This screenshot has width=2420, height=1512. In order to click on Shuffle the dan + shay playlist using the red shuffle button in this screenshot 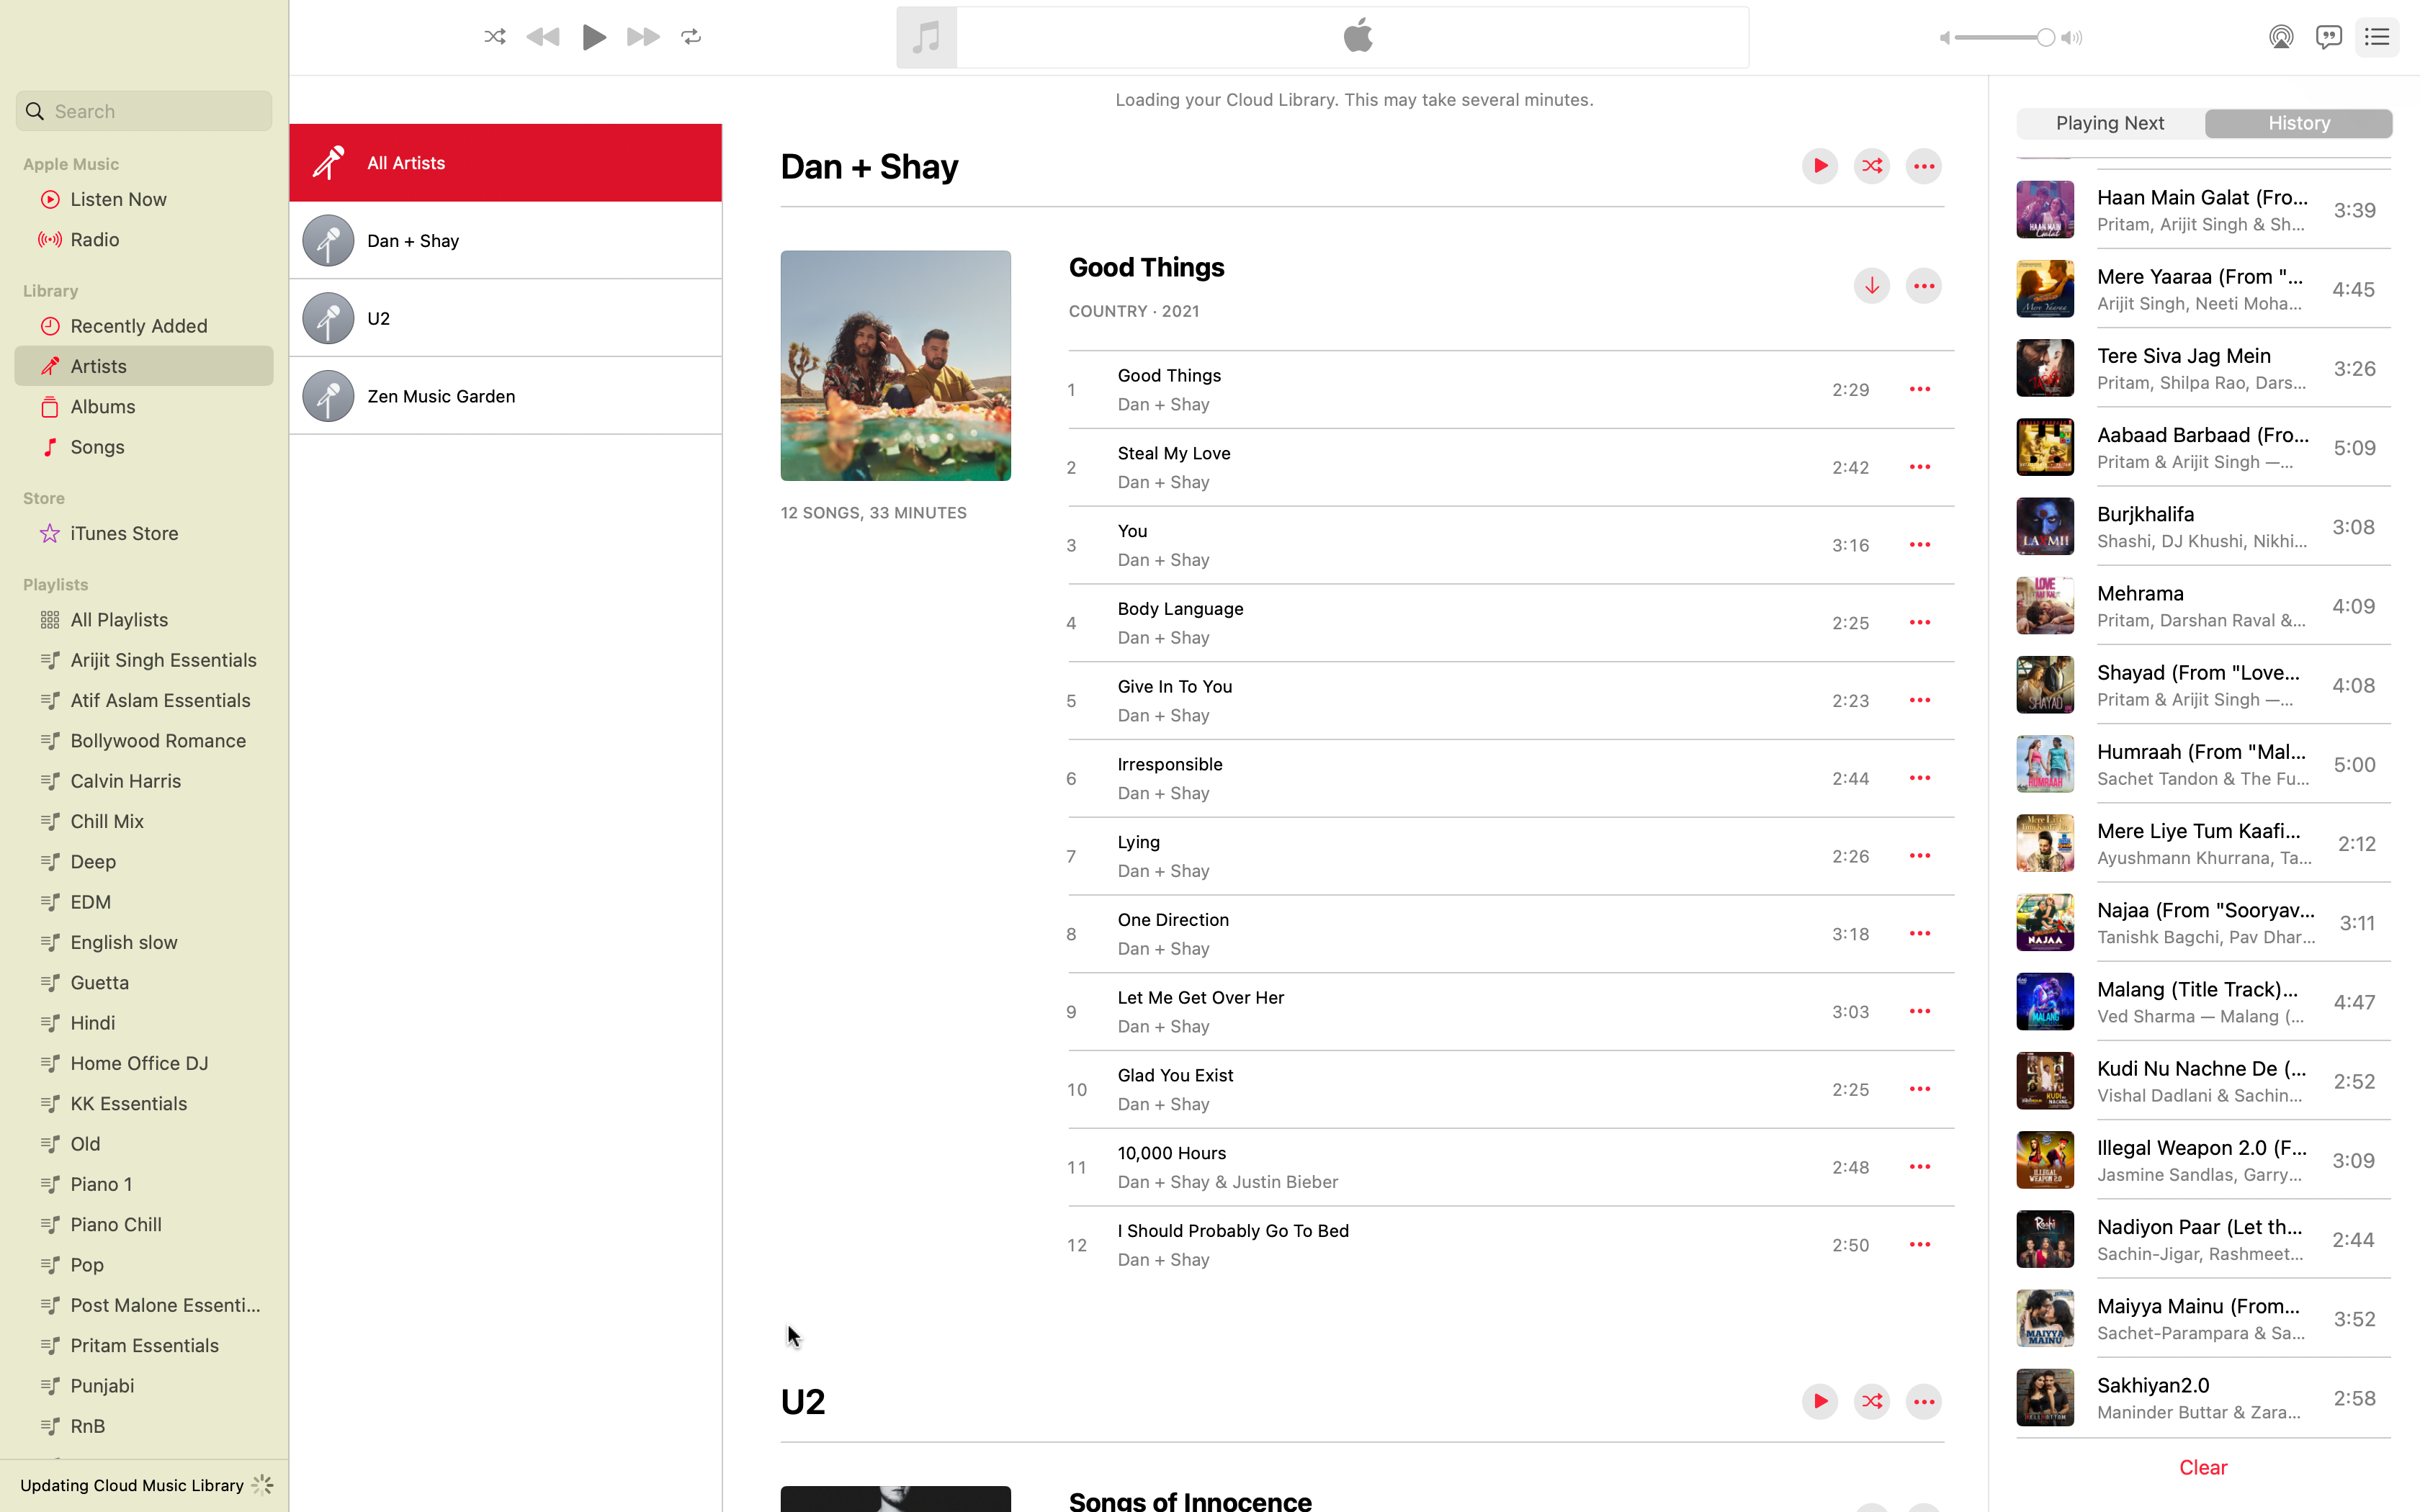, I will do `click(1872, 166)`.